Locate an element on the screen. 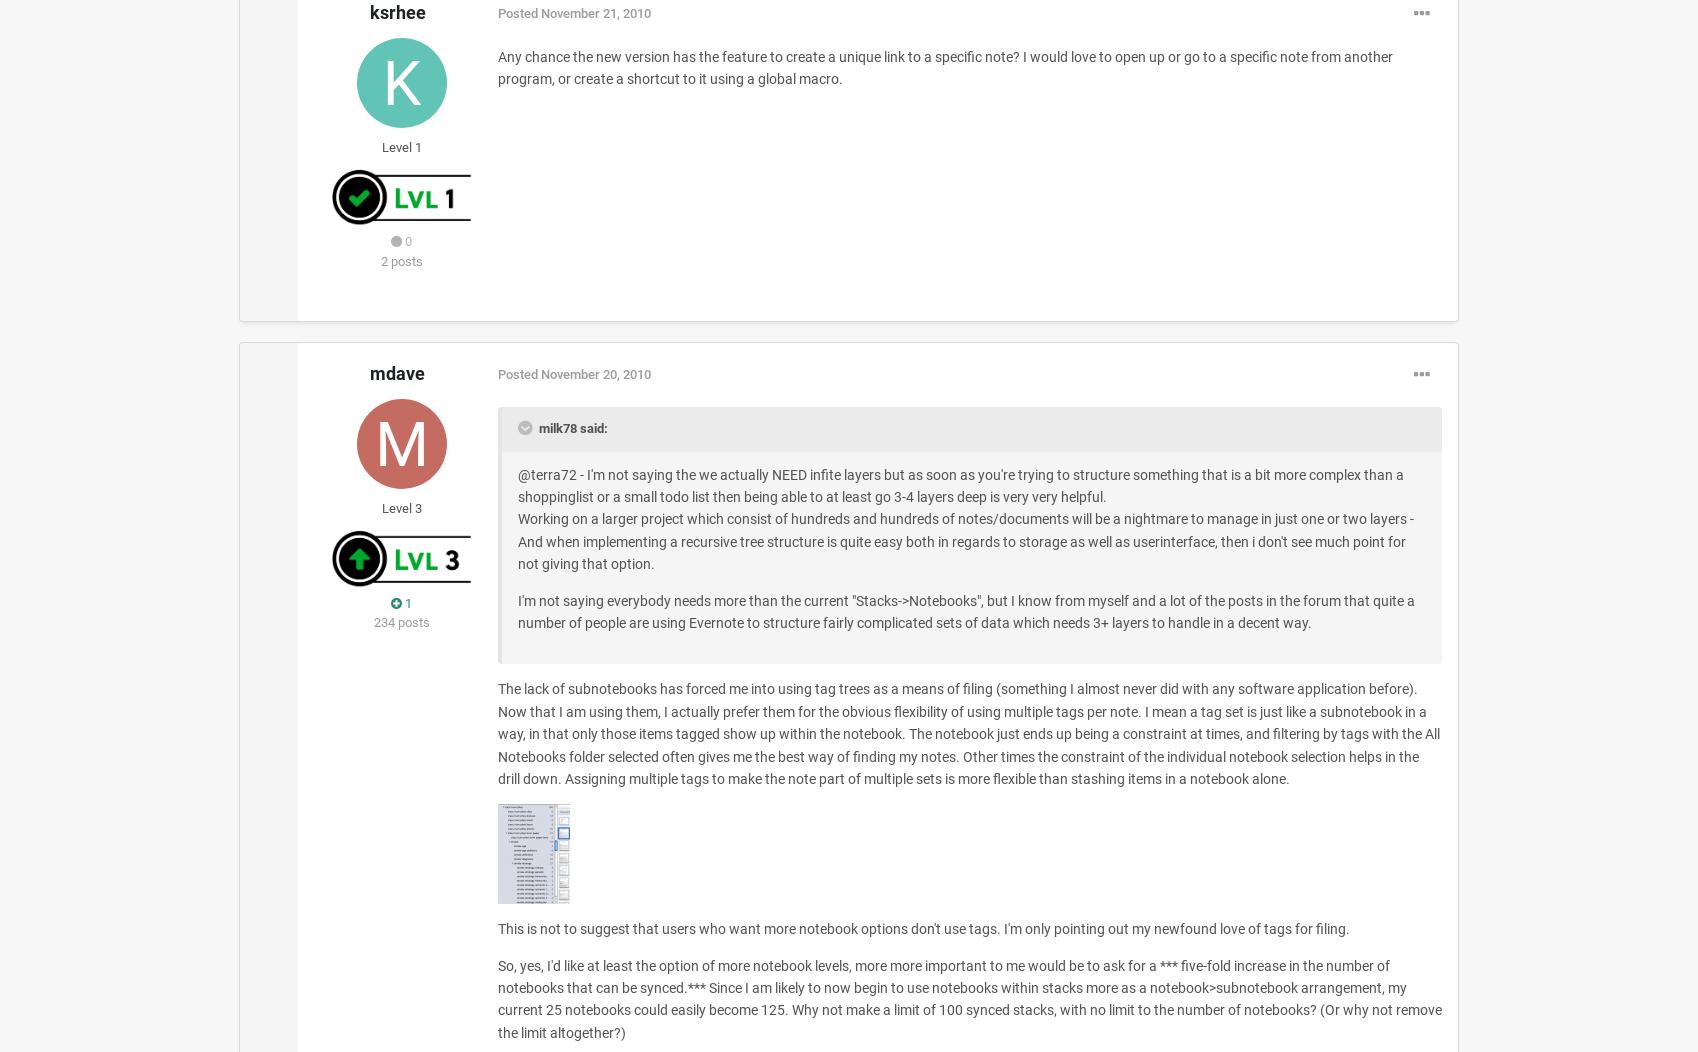  'November 20, 2010' is located at coordinates (539, 373).